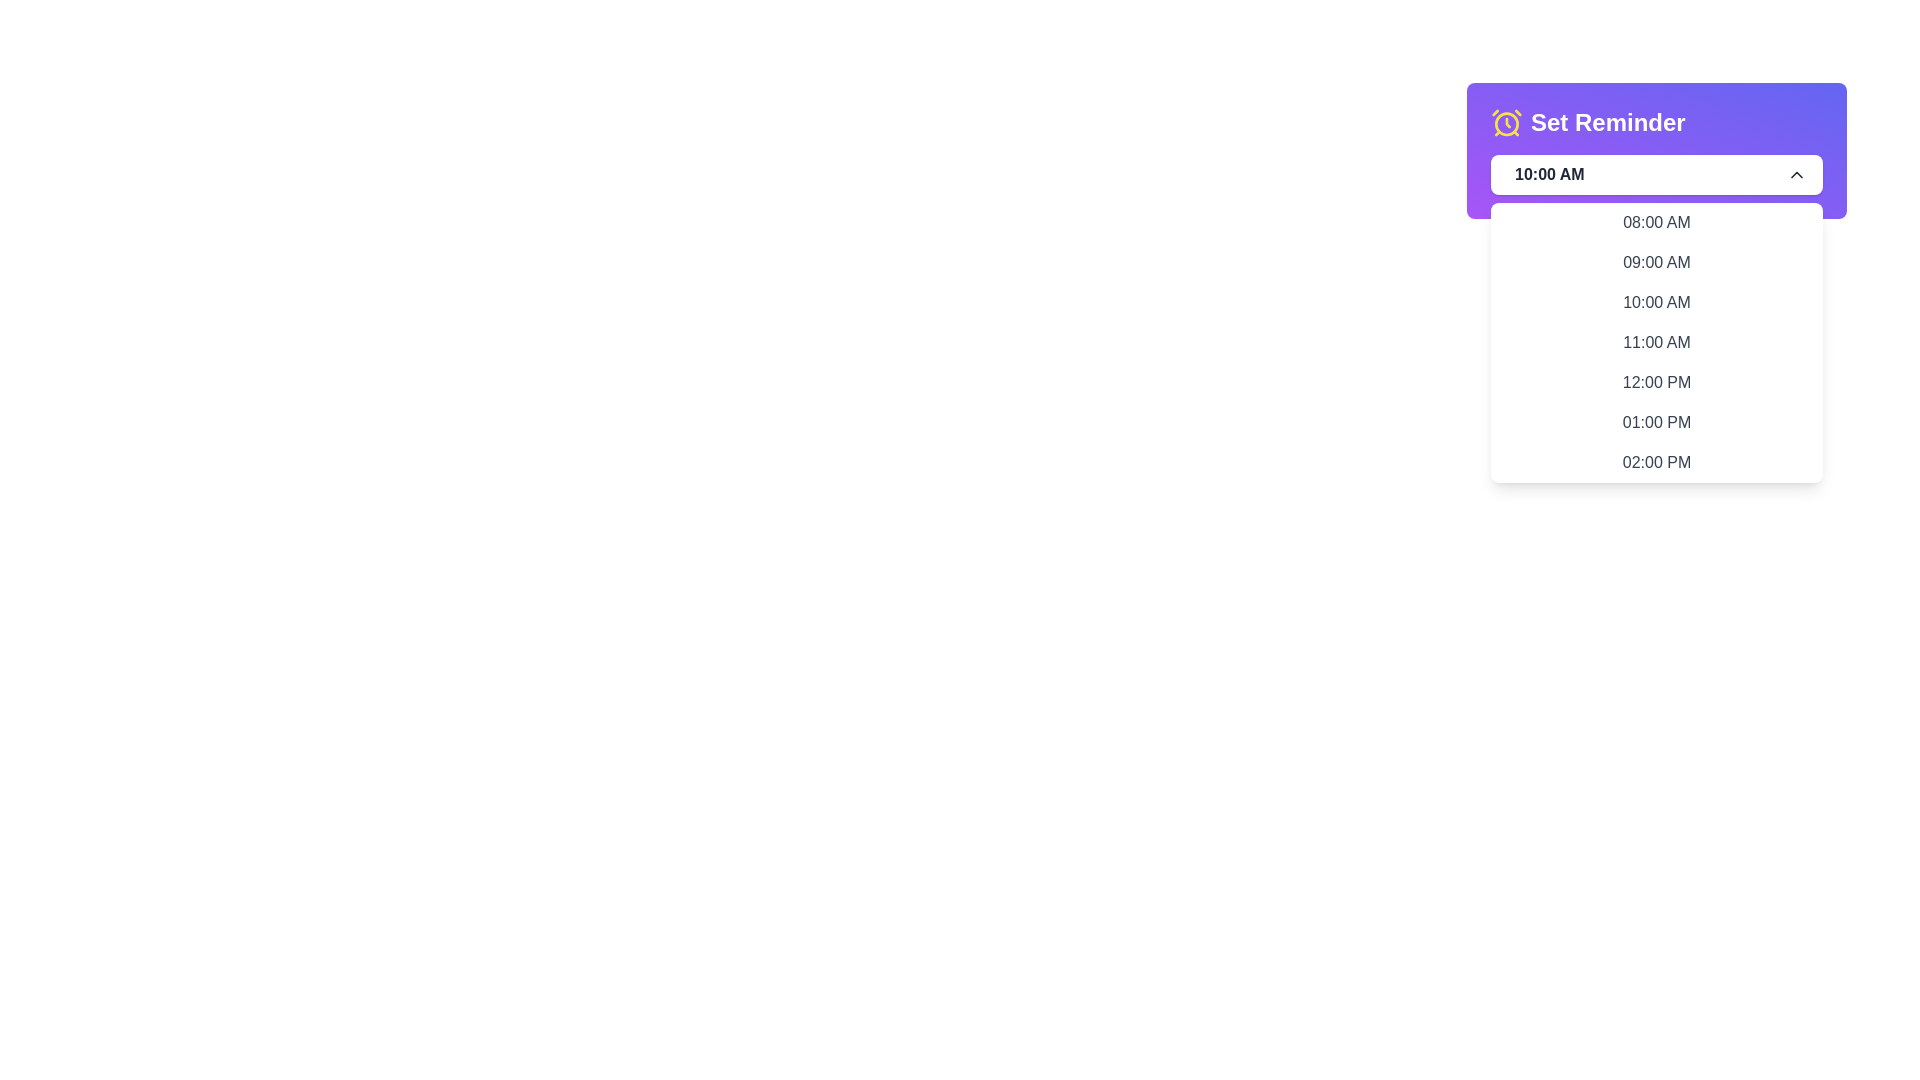 This screenshot has width=1920, height=1080. I want to click on the fourth entry in the dropdown list labeled '11:00 AM', so click(1656, 342).